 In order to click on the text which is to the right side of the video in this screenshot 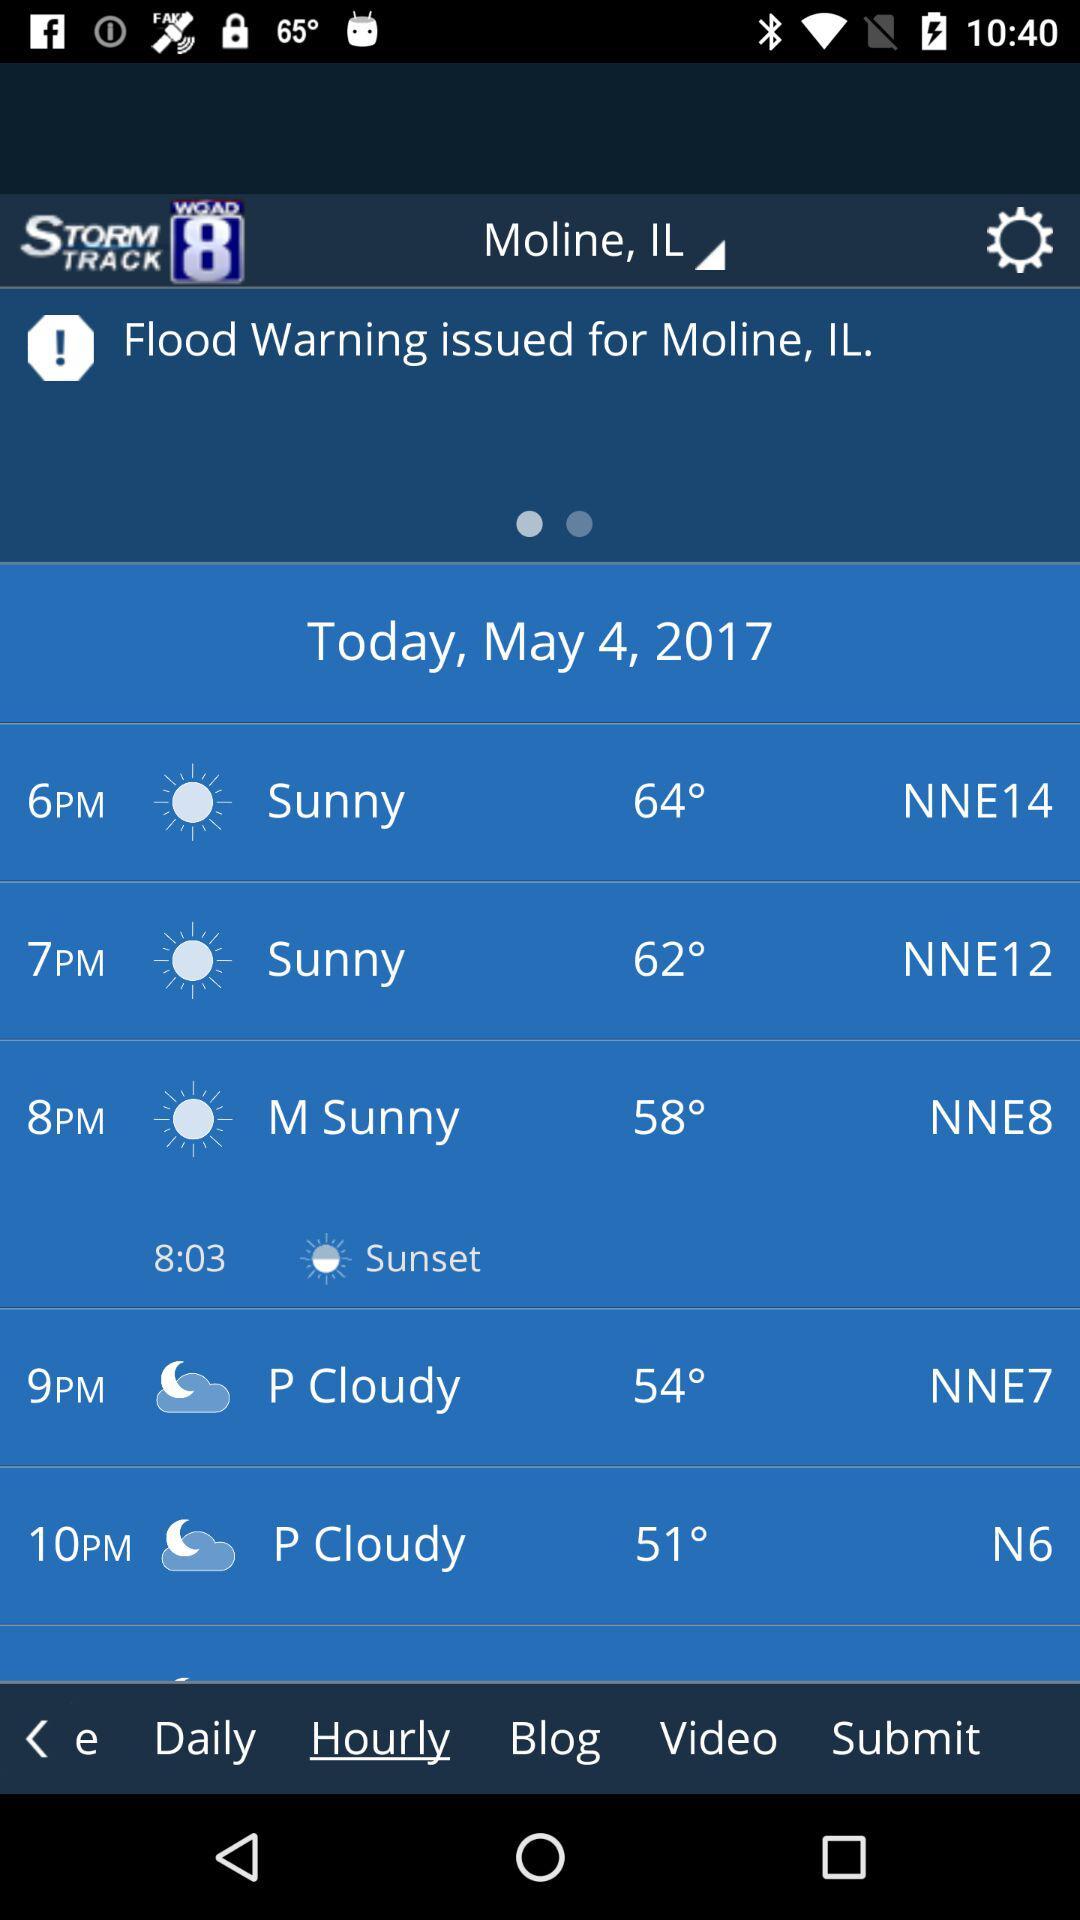, I will do `click(906, 1737)`.